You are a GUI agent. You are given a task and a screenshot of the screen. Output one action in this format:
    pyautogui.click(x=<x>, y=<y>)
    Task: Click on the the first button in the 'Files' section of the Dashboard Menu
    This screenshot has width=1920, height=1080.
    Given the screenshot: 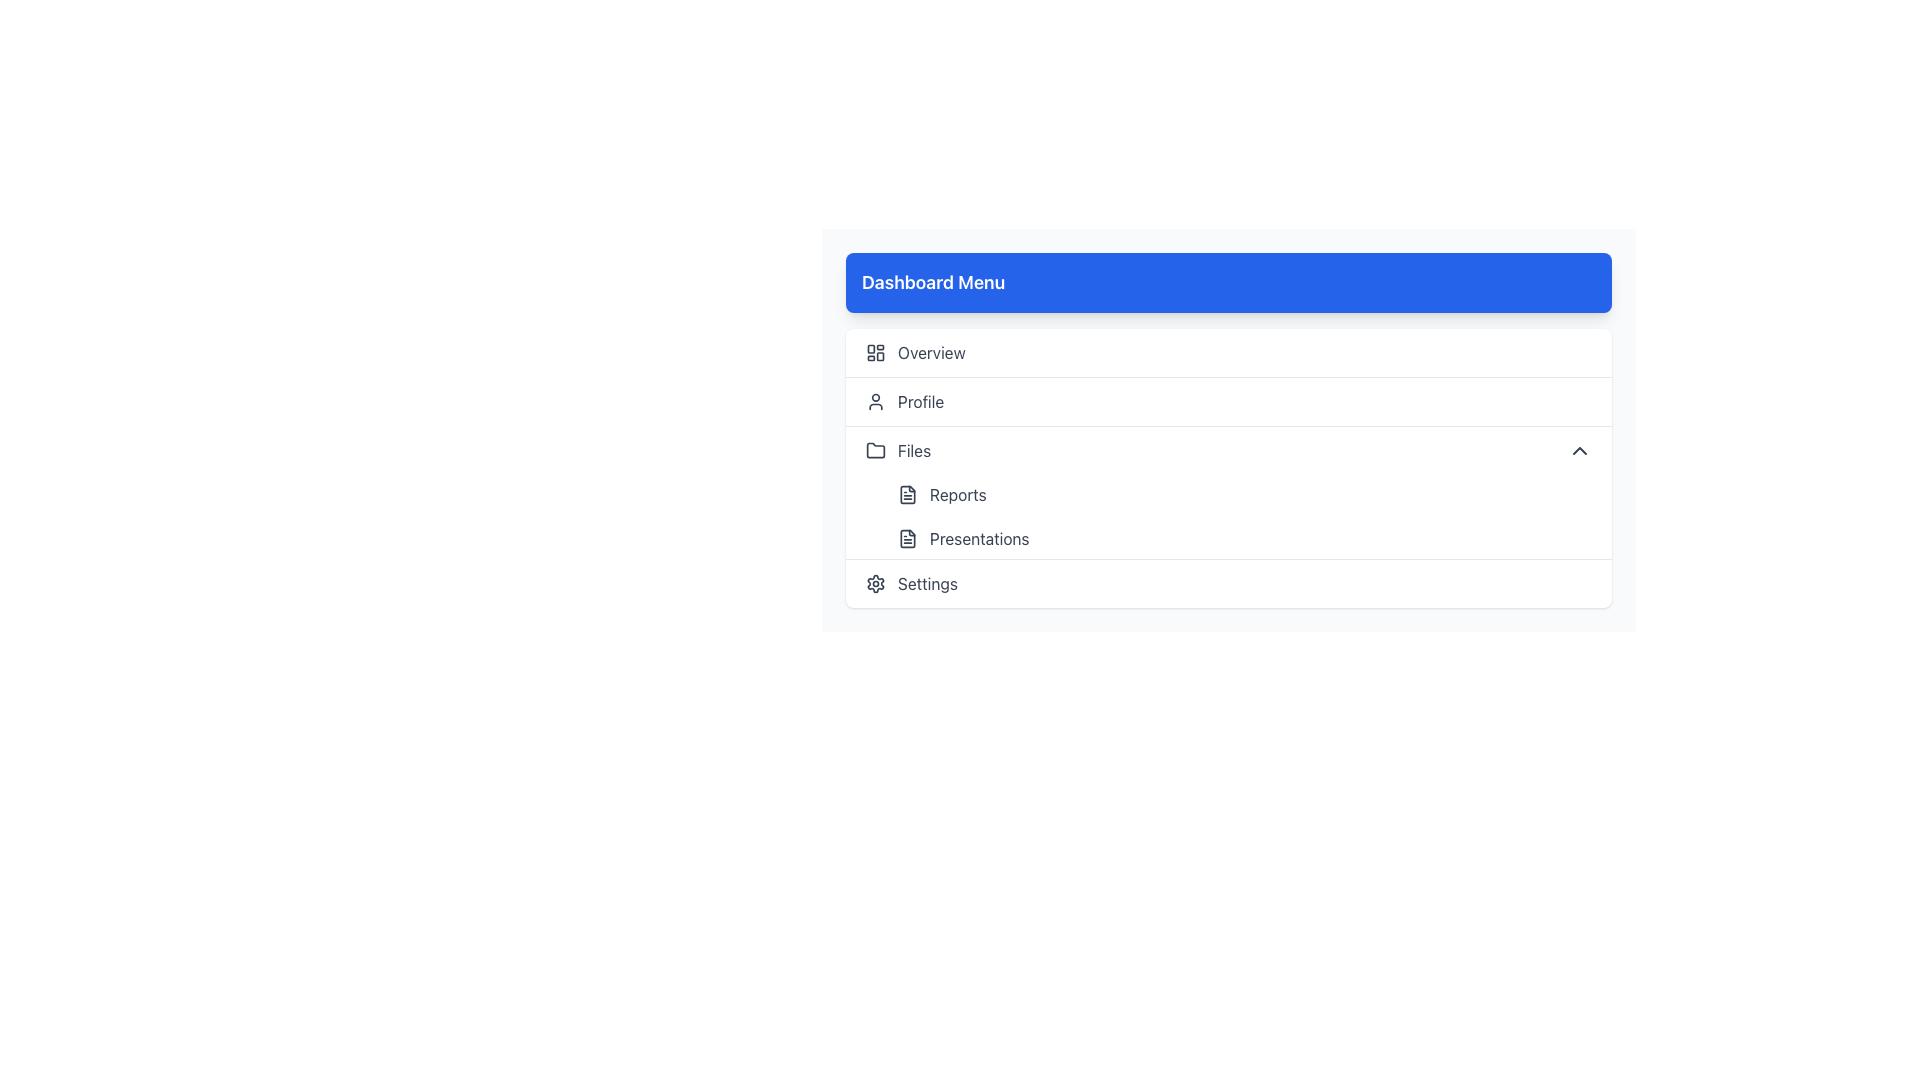 What is the action you would take?
    pyautogui.click(x=1243, y=494)
    